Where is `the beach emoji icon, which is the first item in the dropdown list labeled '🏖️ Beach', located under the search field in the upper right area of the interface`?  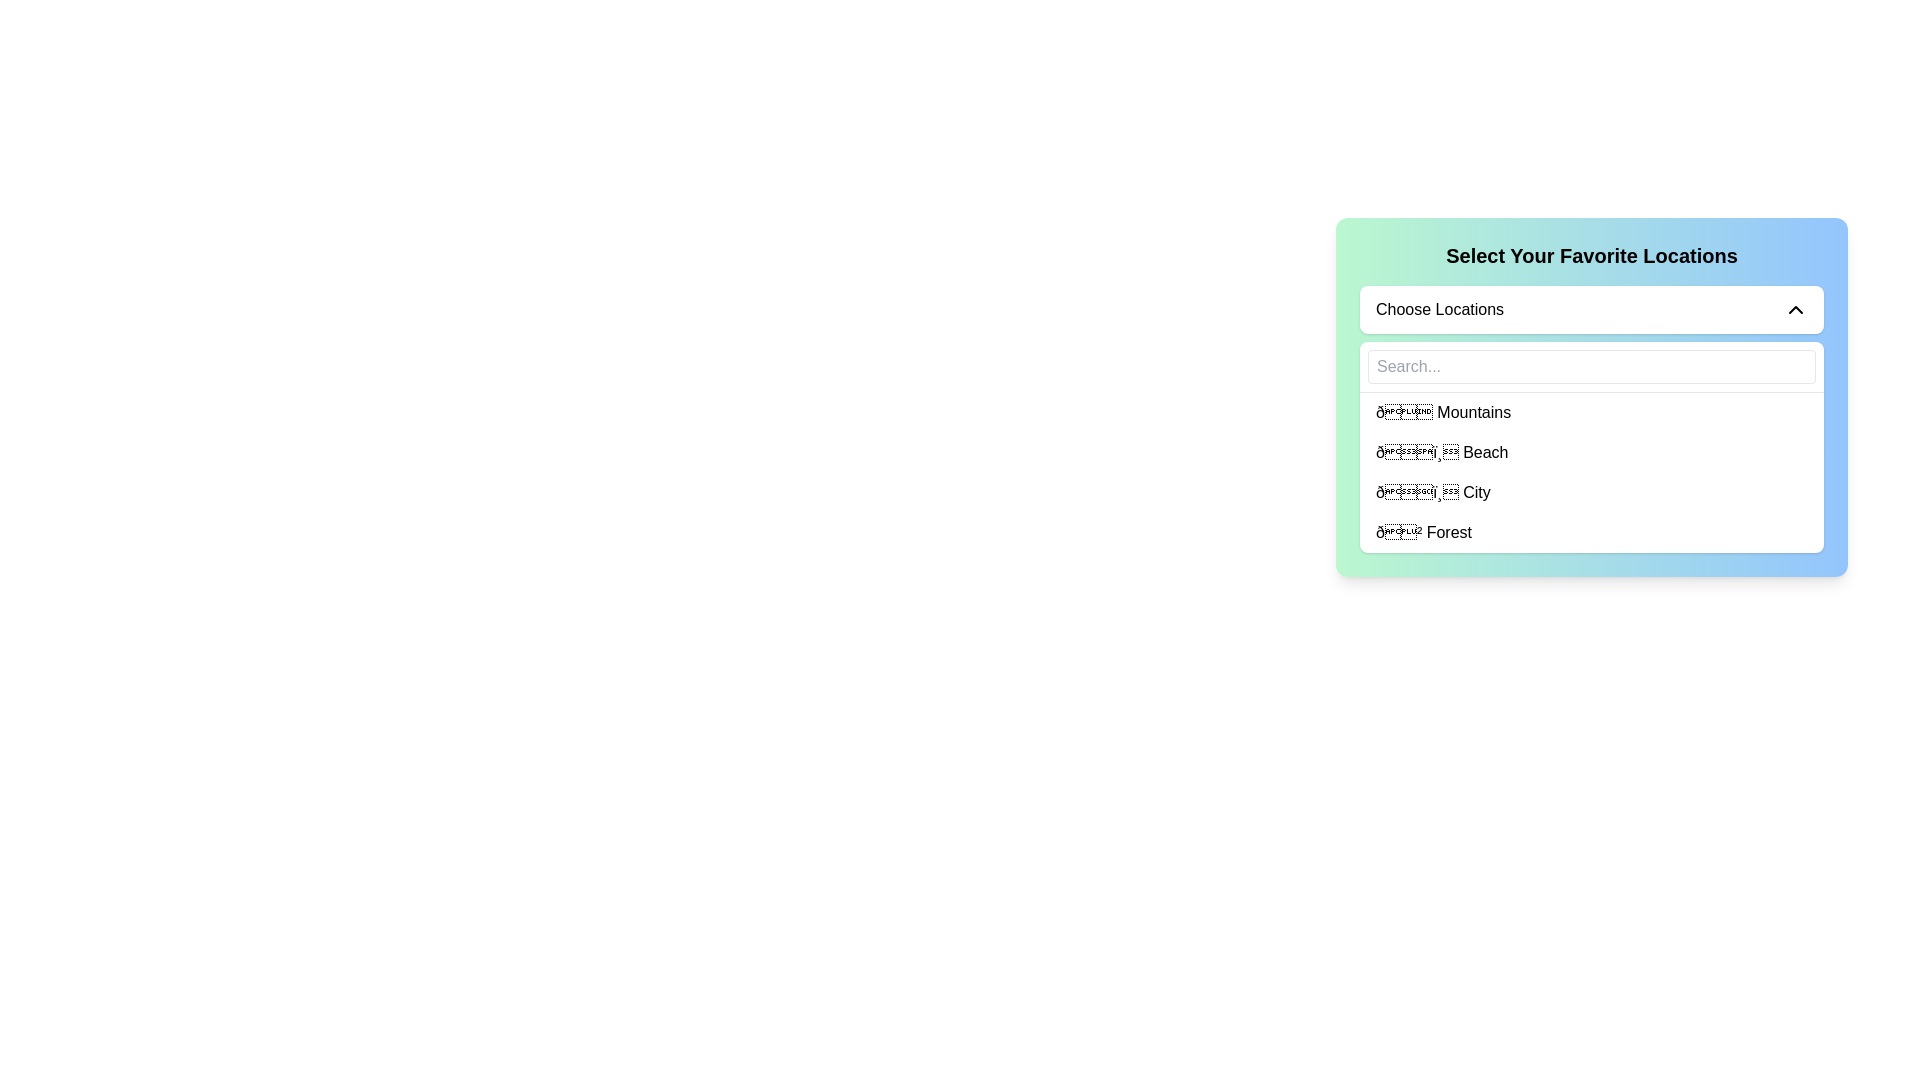
the beach emoji icon, which is the first item in the dropdown list labeled '🏖️ Beach', located under the search field in the upper right area of the interface is located at coordinates (1416, 452).